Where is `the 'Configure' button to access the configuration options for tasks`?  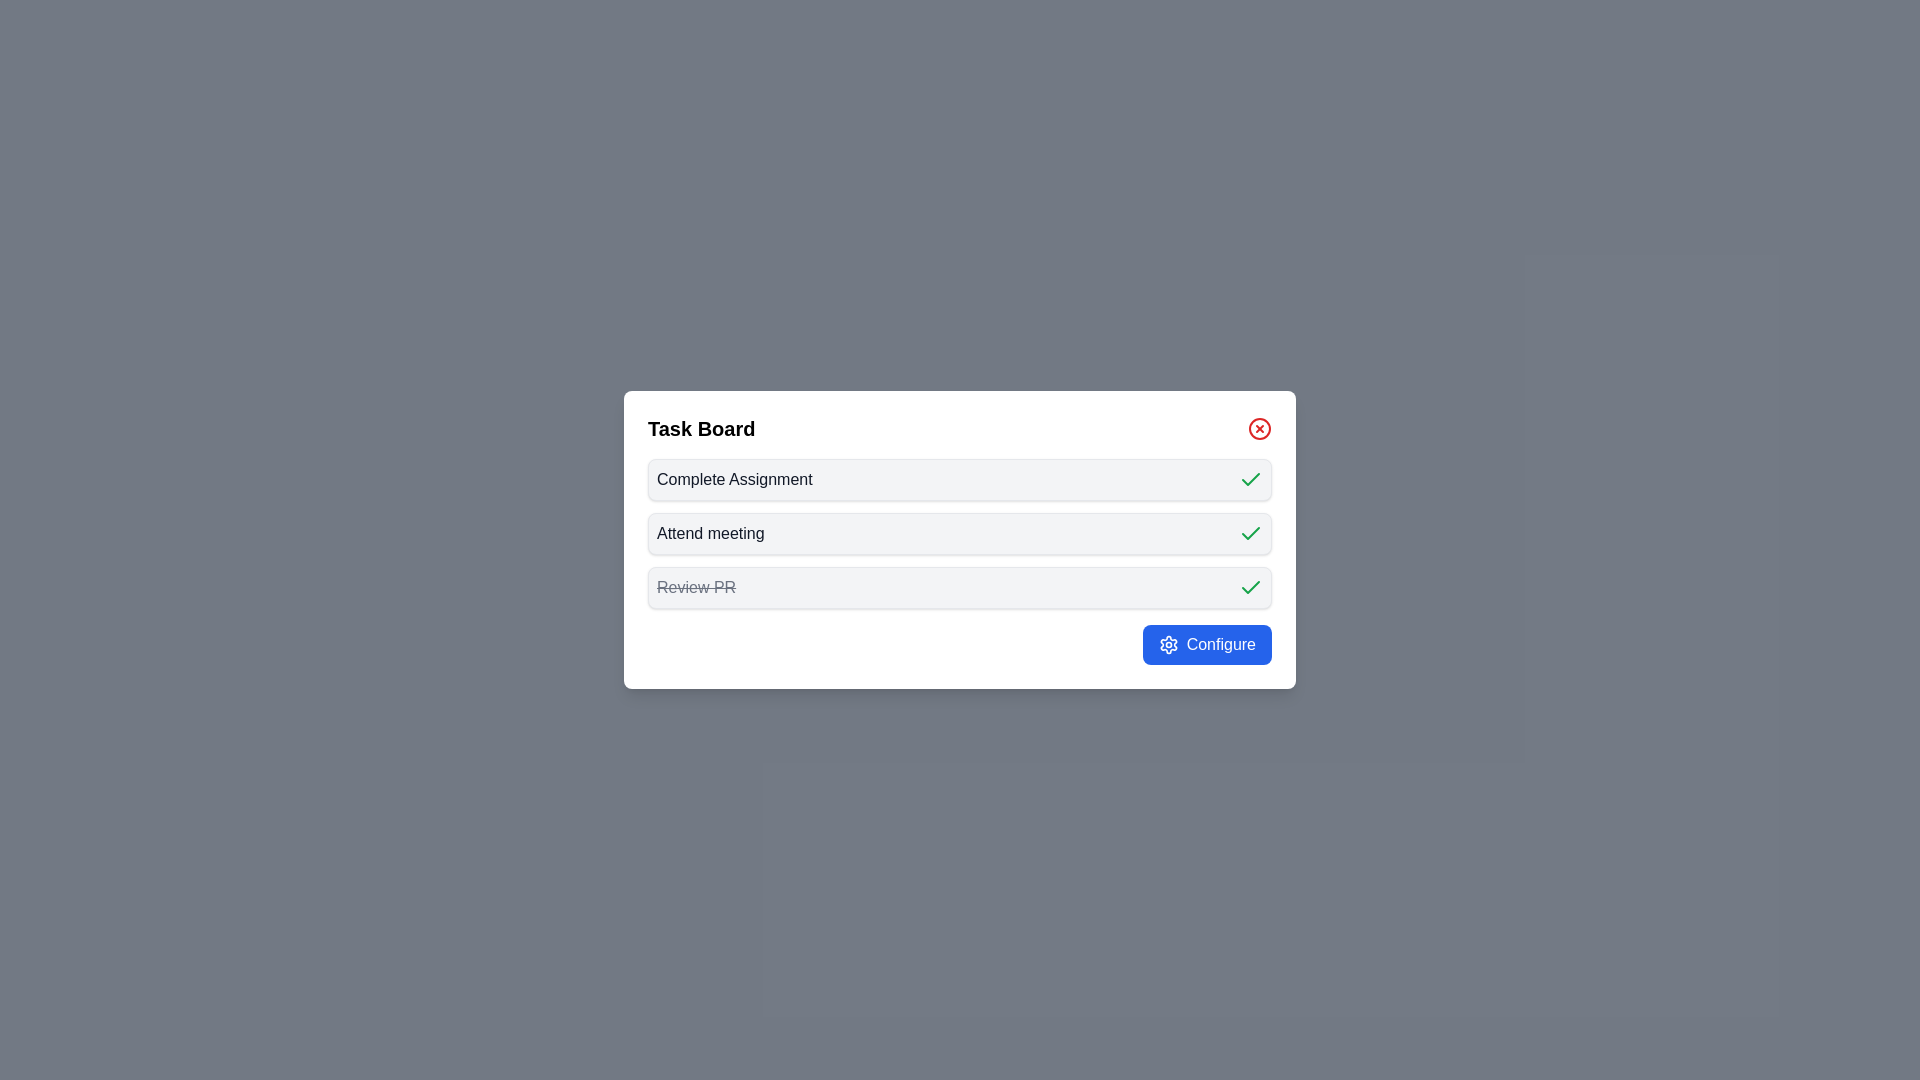
the 'Configure' button to access the configuration options for tasks is located at coordinates (1205, 644).